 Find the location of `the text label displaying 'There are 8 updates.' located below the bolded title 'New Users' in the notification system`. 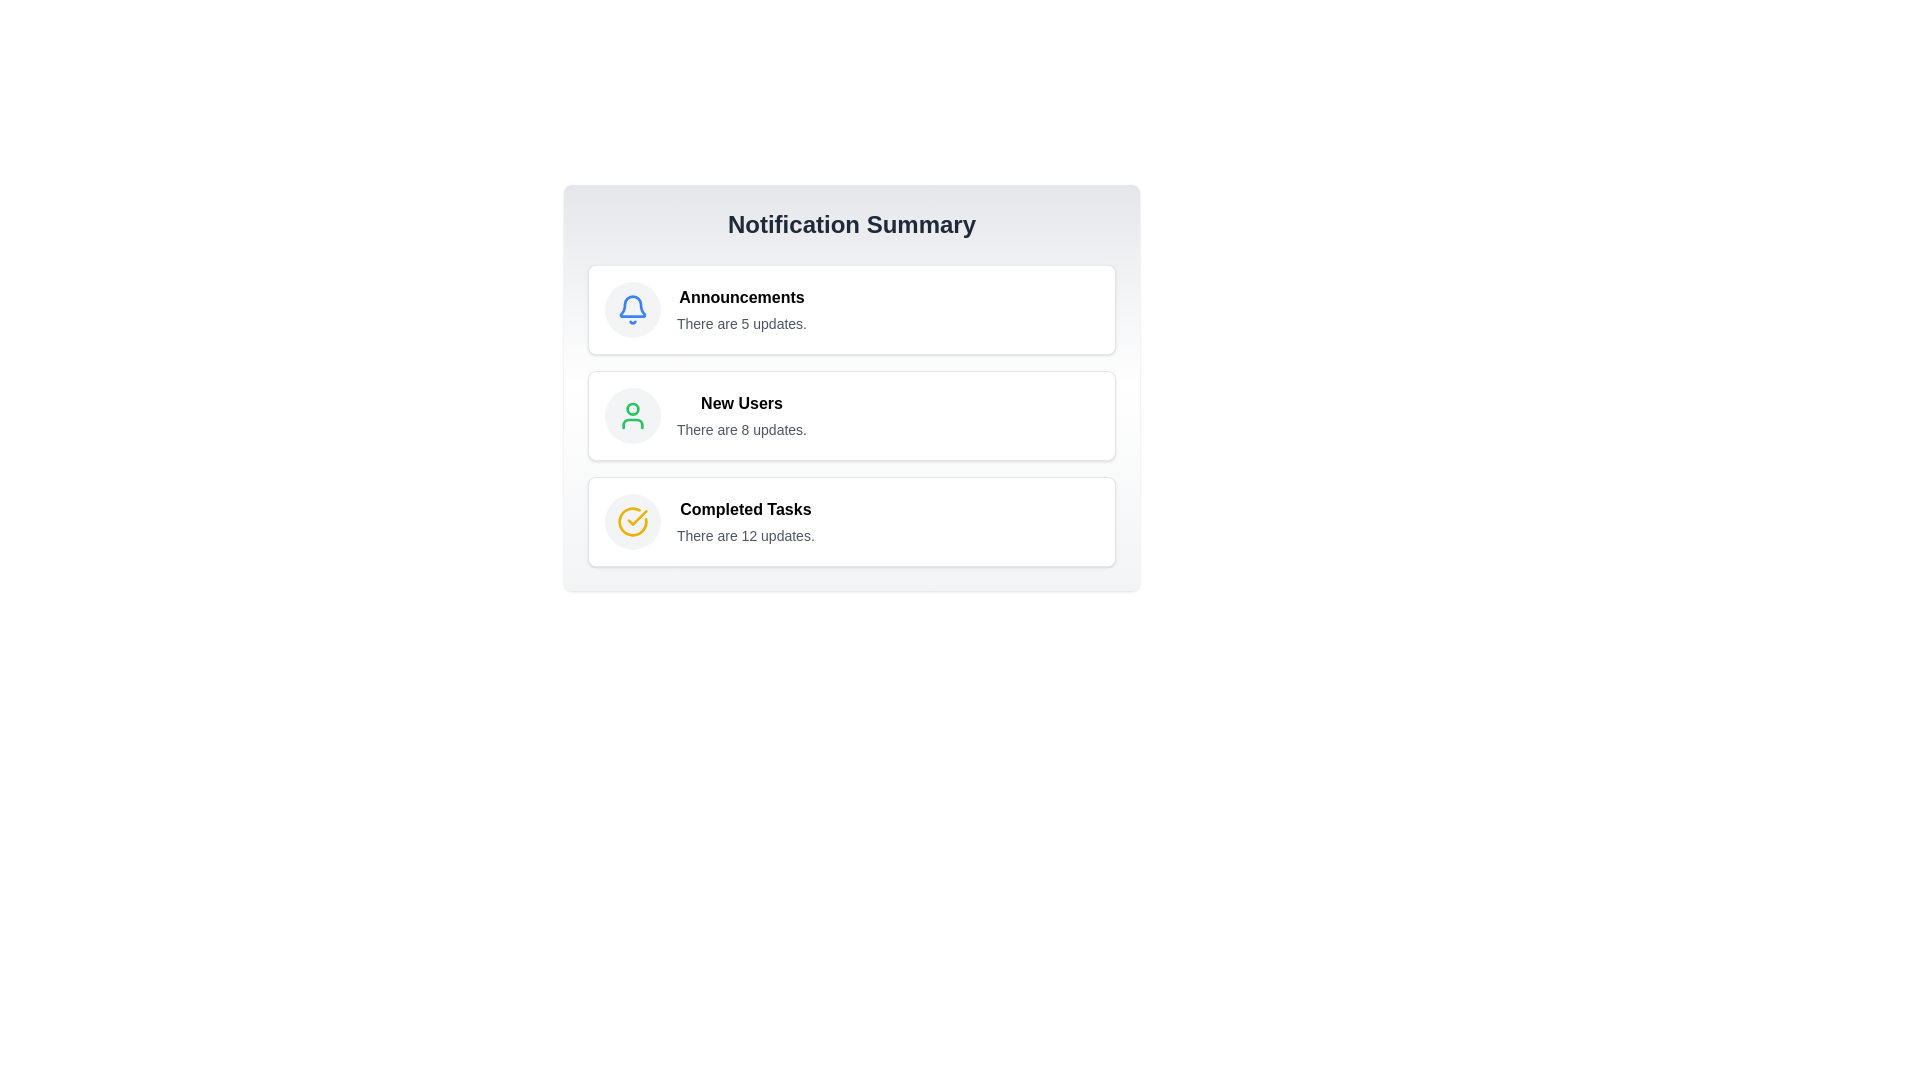

the text label displaying 'There are 8 updates.' located below the bolded title 'New Users' in the notification system is located at coordinates (741, 428).